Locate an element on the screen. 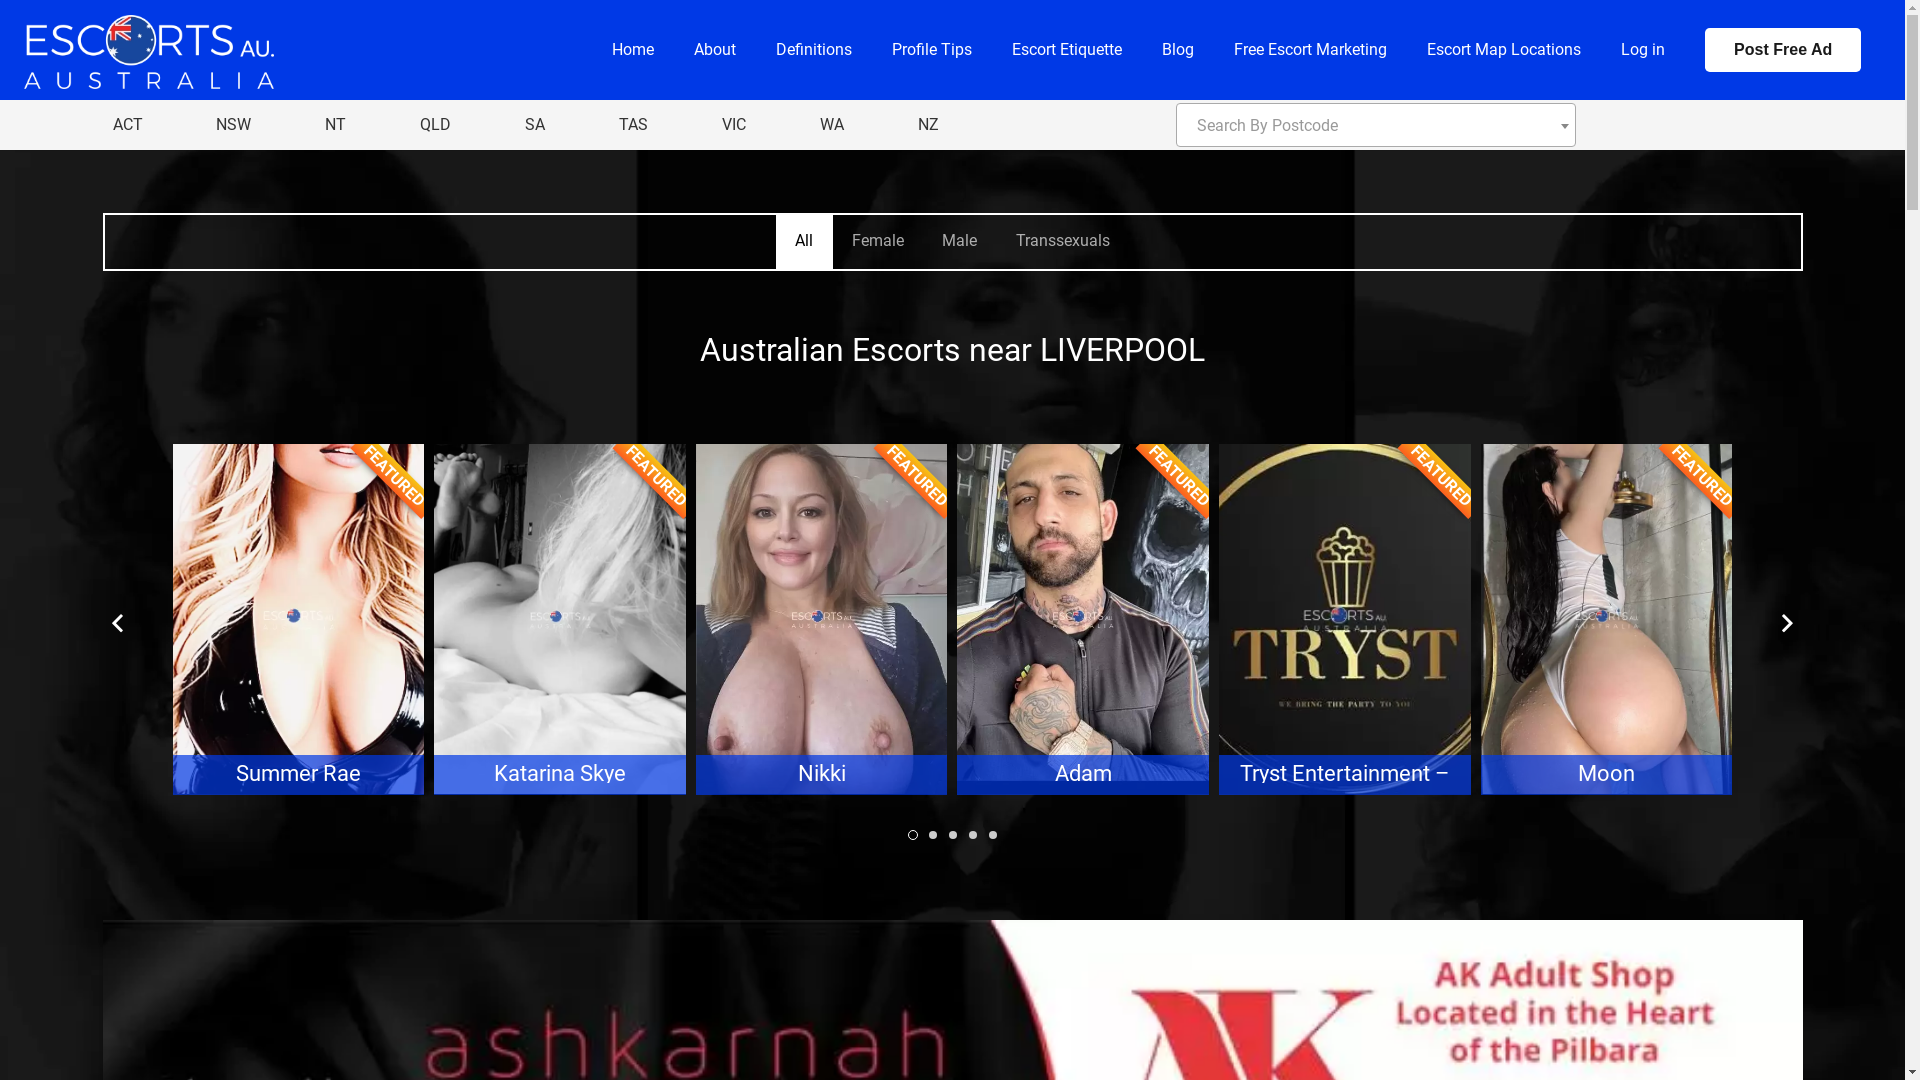  'Free Escort Marketing' is located at coordinates (1213, 49).